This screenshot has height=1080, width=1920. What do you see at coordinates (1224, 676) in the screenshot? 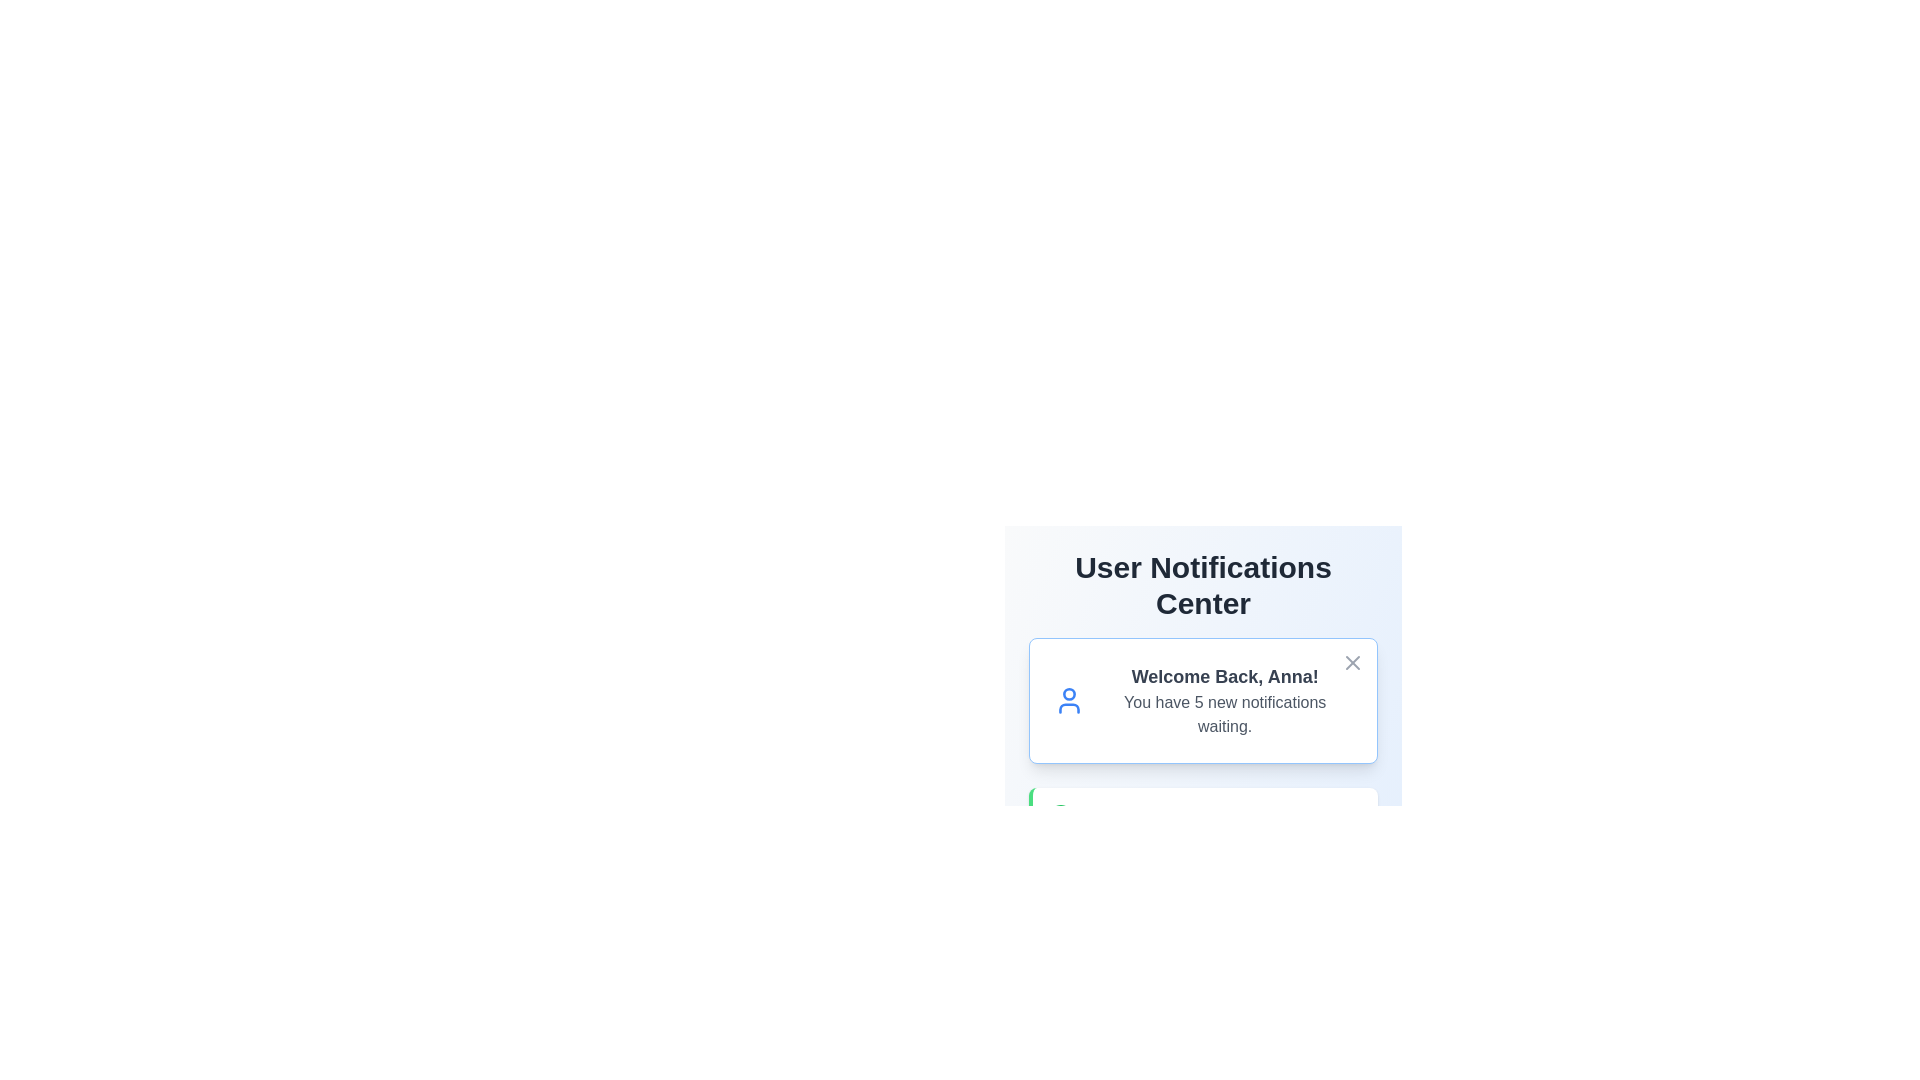
I see `the text label displaying 'Welcome Back, Anna!' which is prominently styled in bold and larger font size, located at the top of the notification card in the User Notifications Center` at bounding box center [1224, 676].